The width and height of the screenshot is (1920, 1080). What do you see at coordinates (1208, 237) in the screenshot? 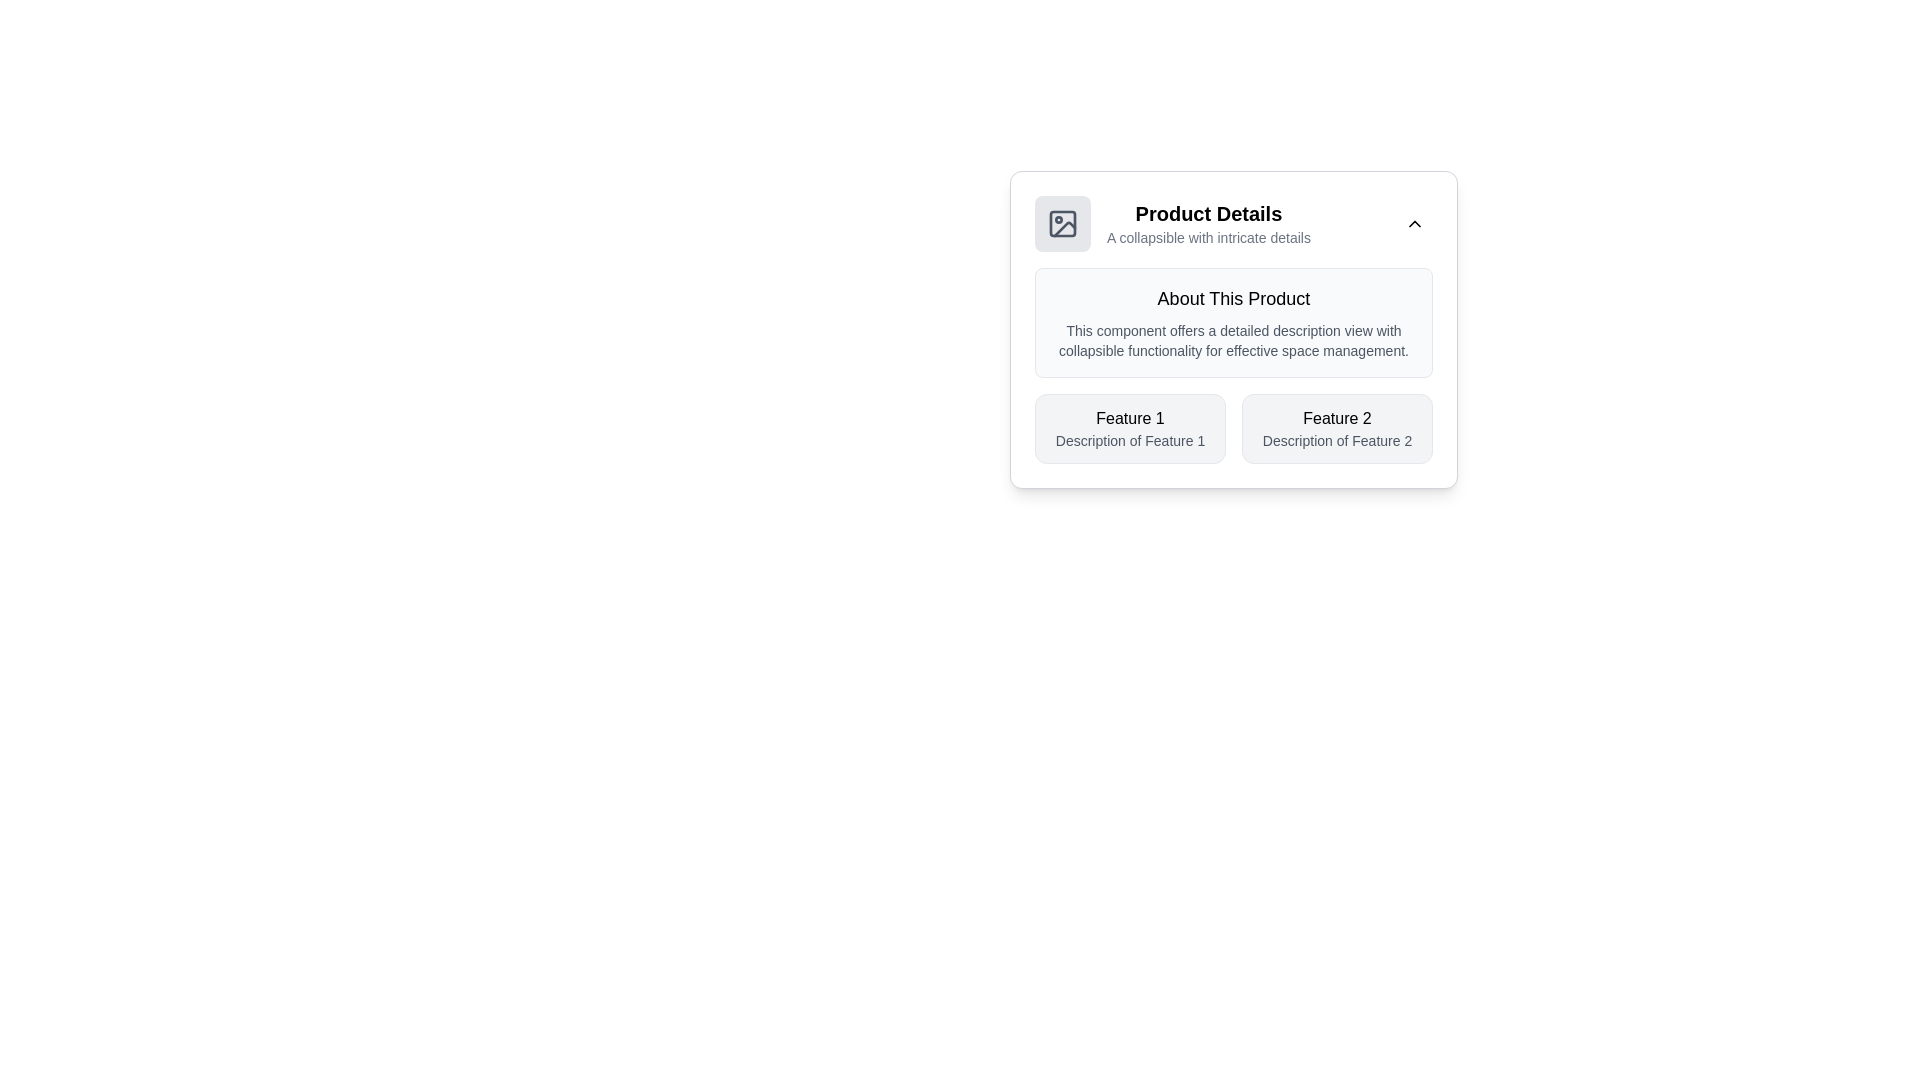
I see `text content of the gray text label that says 'A collapsible with intricate details', located below the 'Product Details' heading` at bounding box center [1208, 237].